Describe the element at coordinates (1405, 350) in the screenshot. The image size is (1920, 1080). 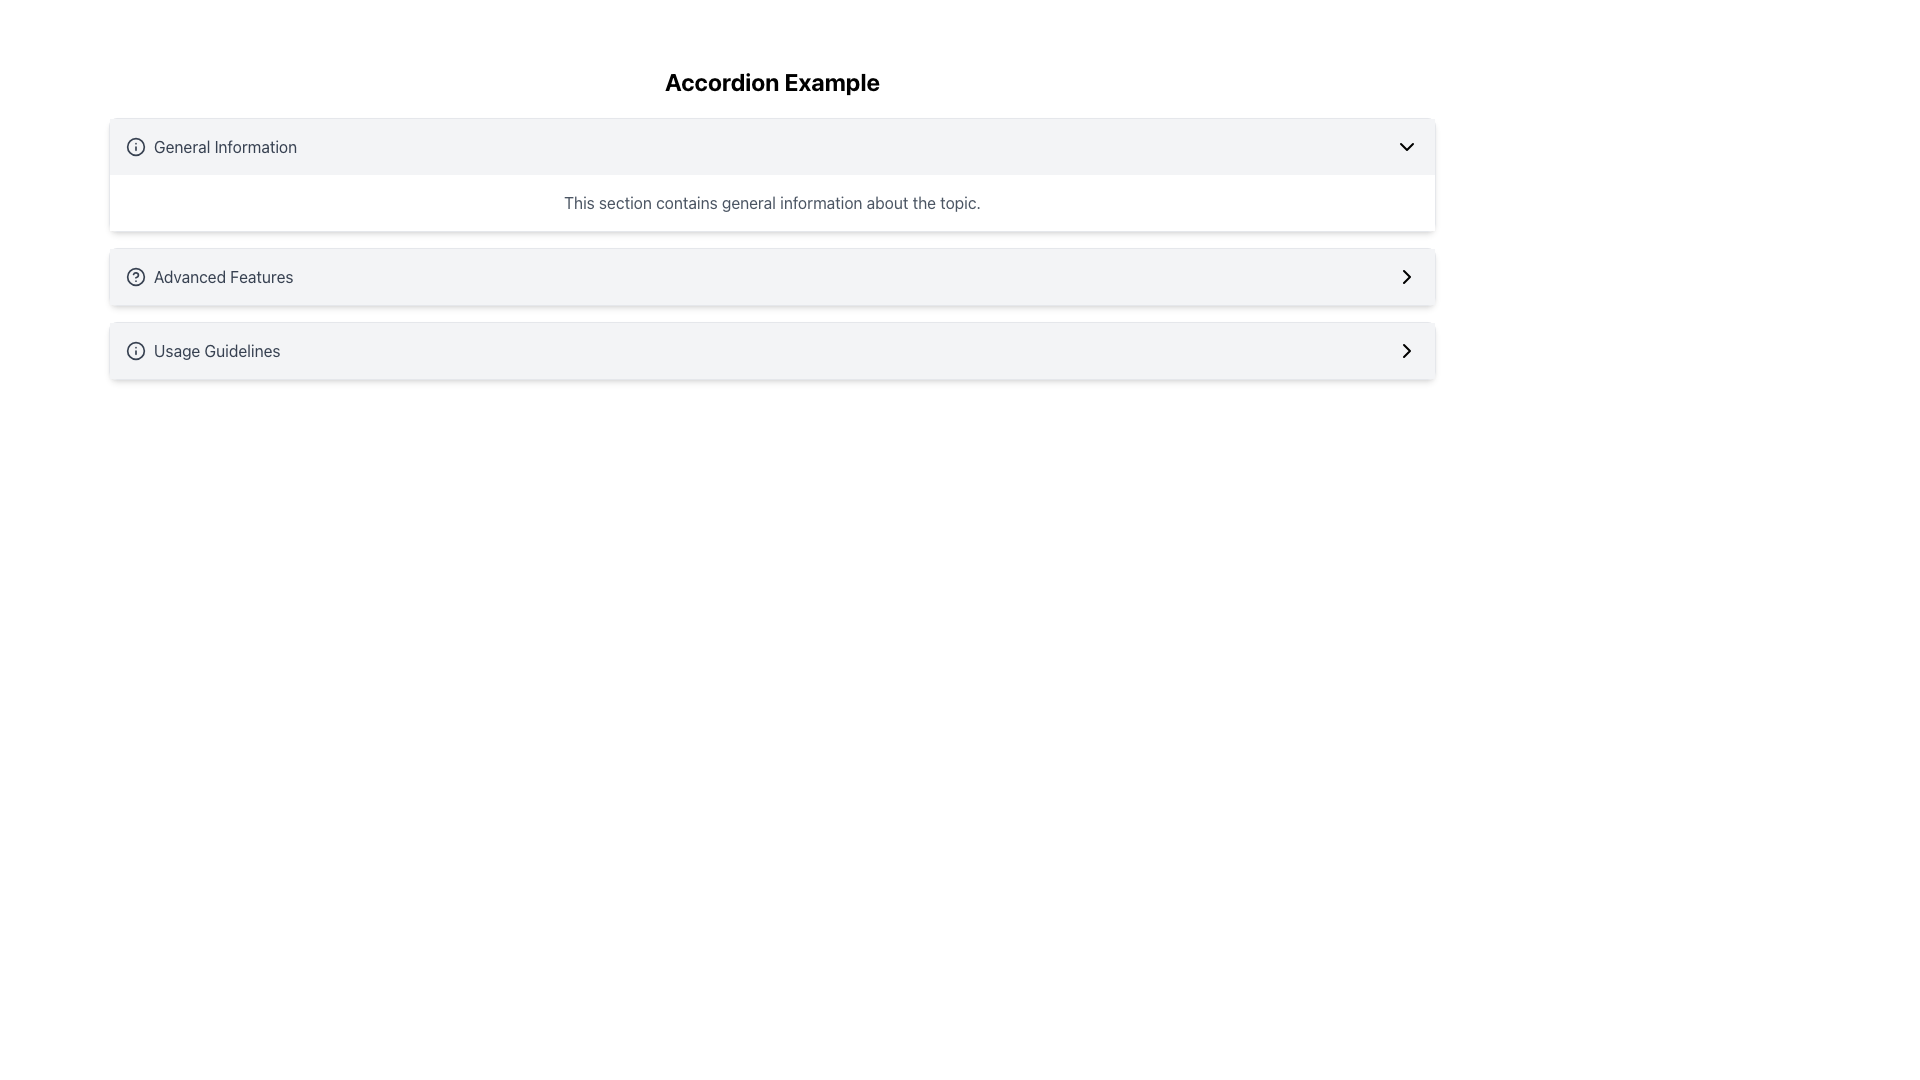
I see `the rightward-pointing chevron icon, which is located near the edge of the third collapsible section labeled 'Usage Guidelines'` at that location.